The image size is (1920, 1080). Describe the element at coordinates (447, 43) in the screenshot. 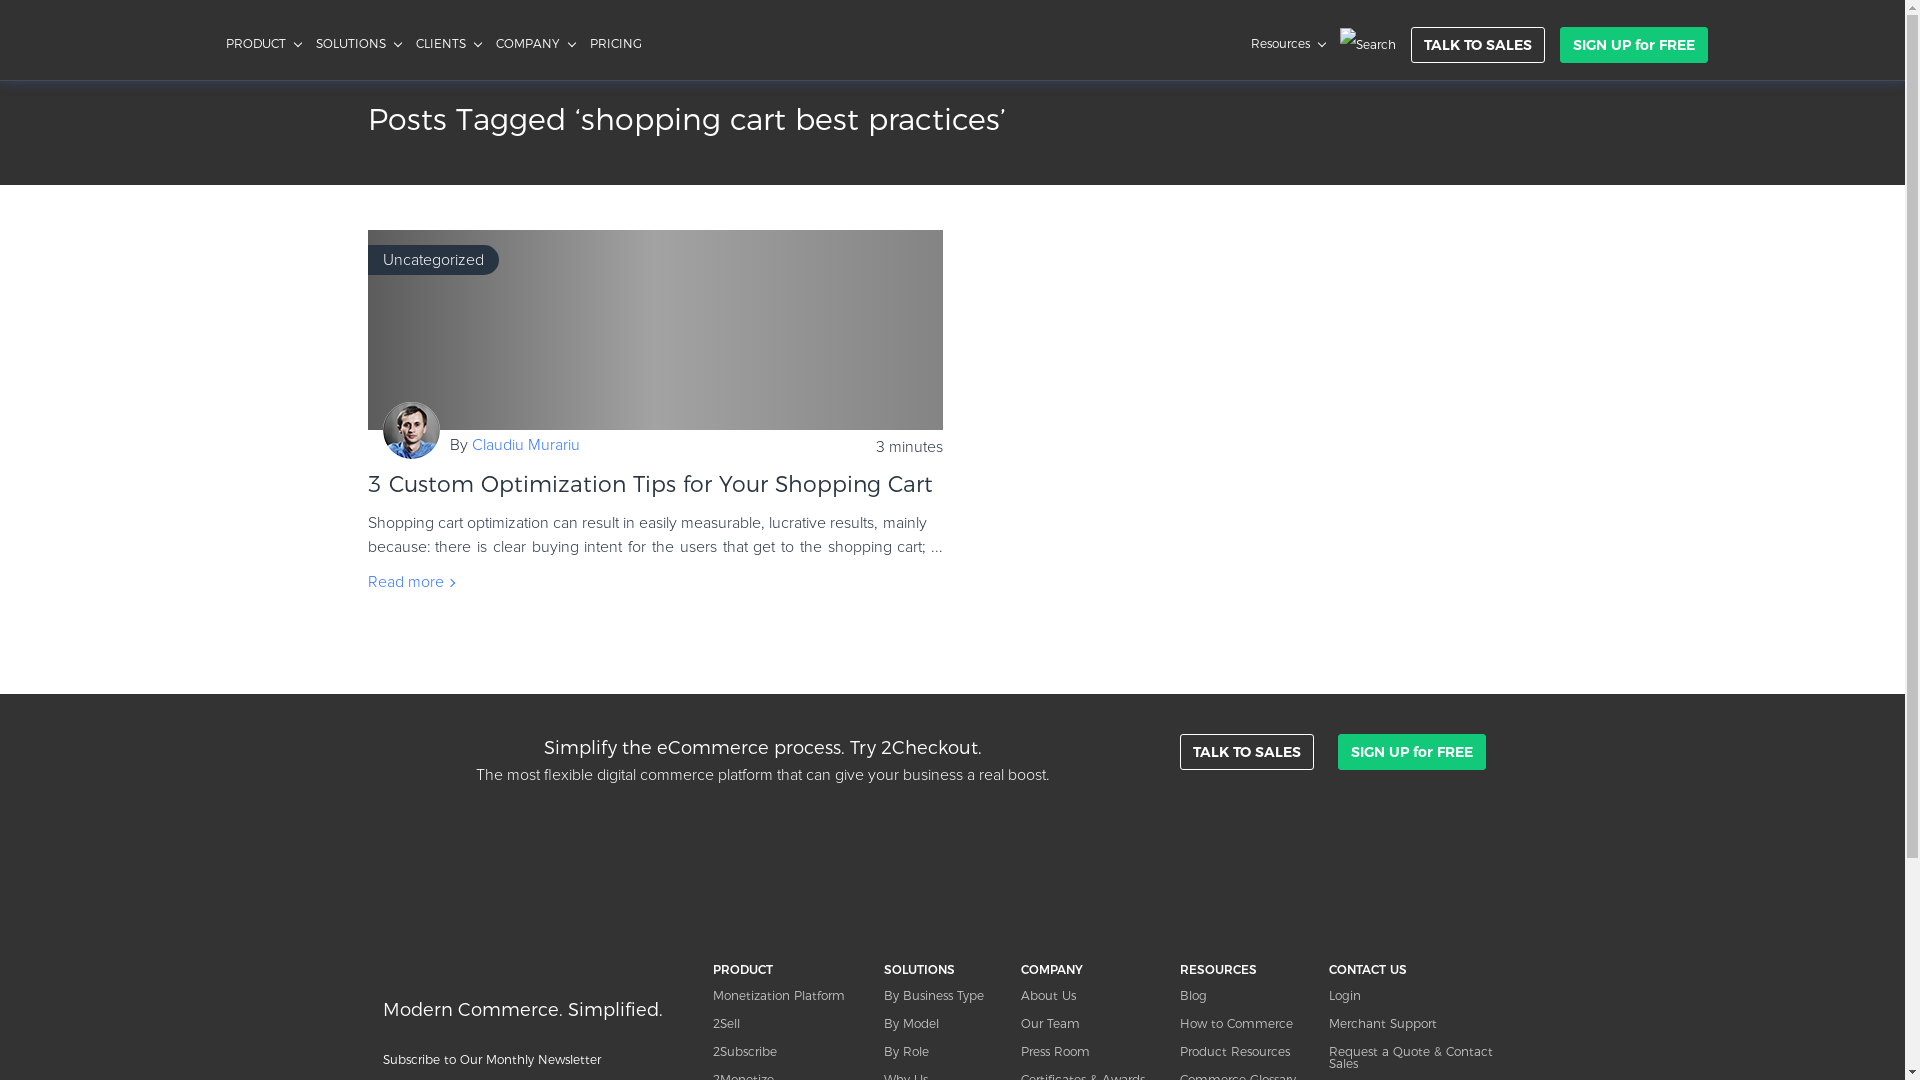

I see `'CLIENTS'` at that location.